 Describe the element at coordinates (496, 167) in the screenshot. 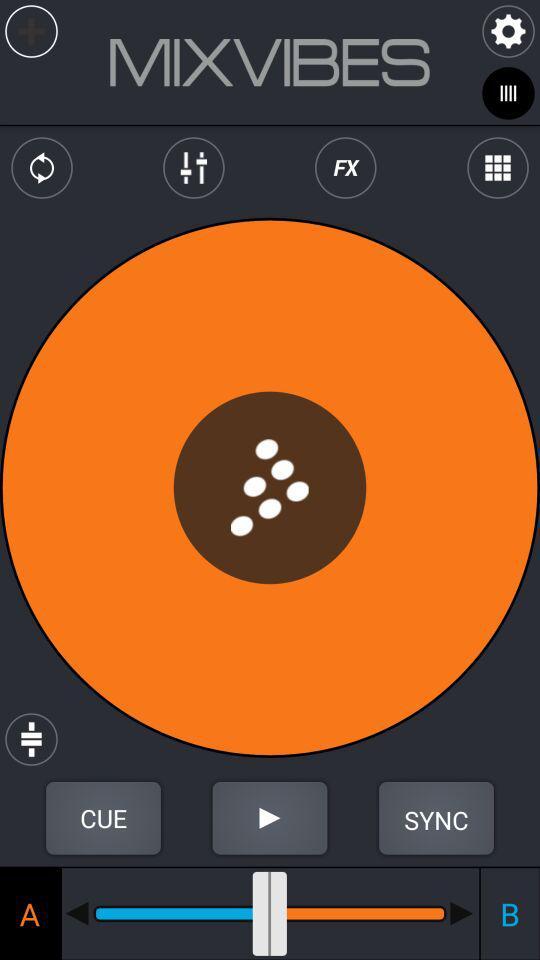

I see `overview option` at that location.